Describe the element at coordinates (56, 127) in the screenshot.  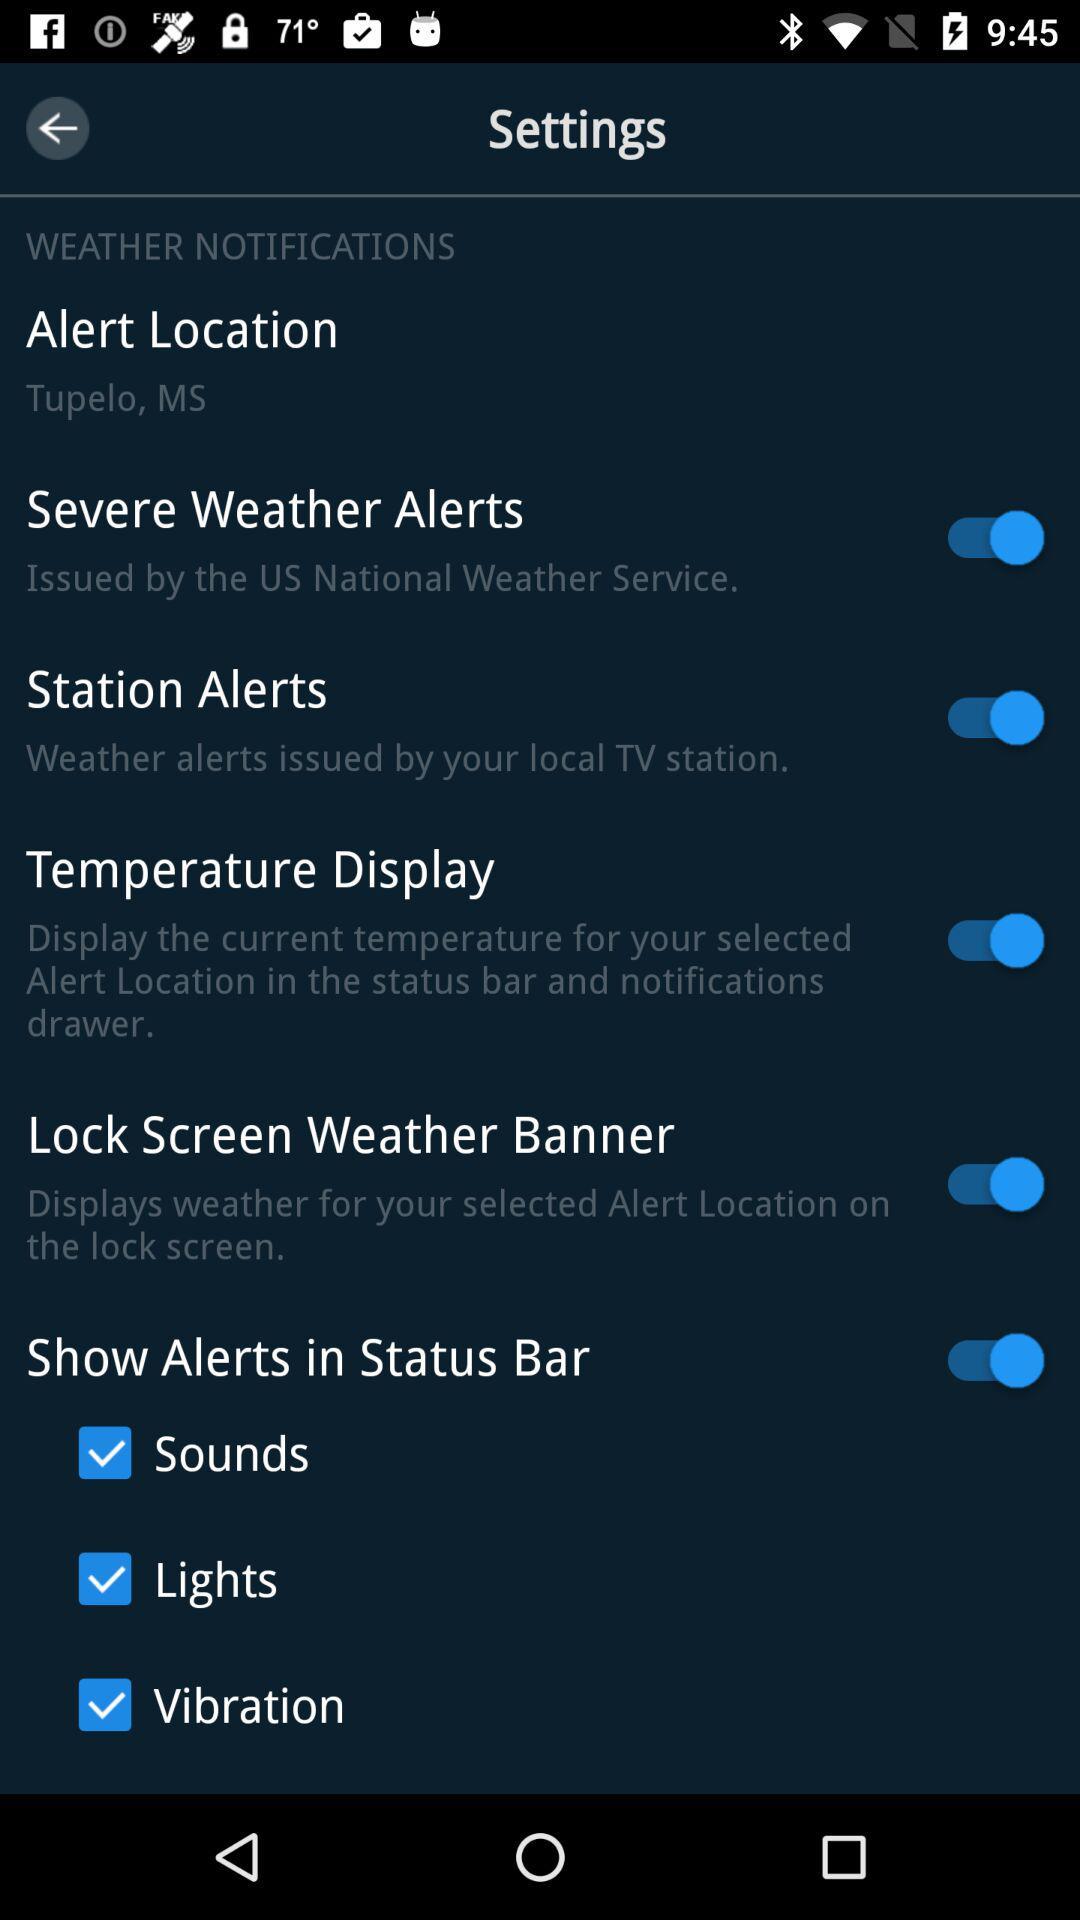
I see `the arrow_backward icon` at that location.